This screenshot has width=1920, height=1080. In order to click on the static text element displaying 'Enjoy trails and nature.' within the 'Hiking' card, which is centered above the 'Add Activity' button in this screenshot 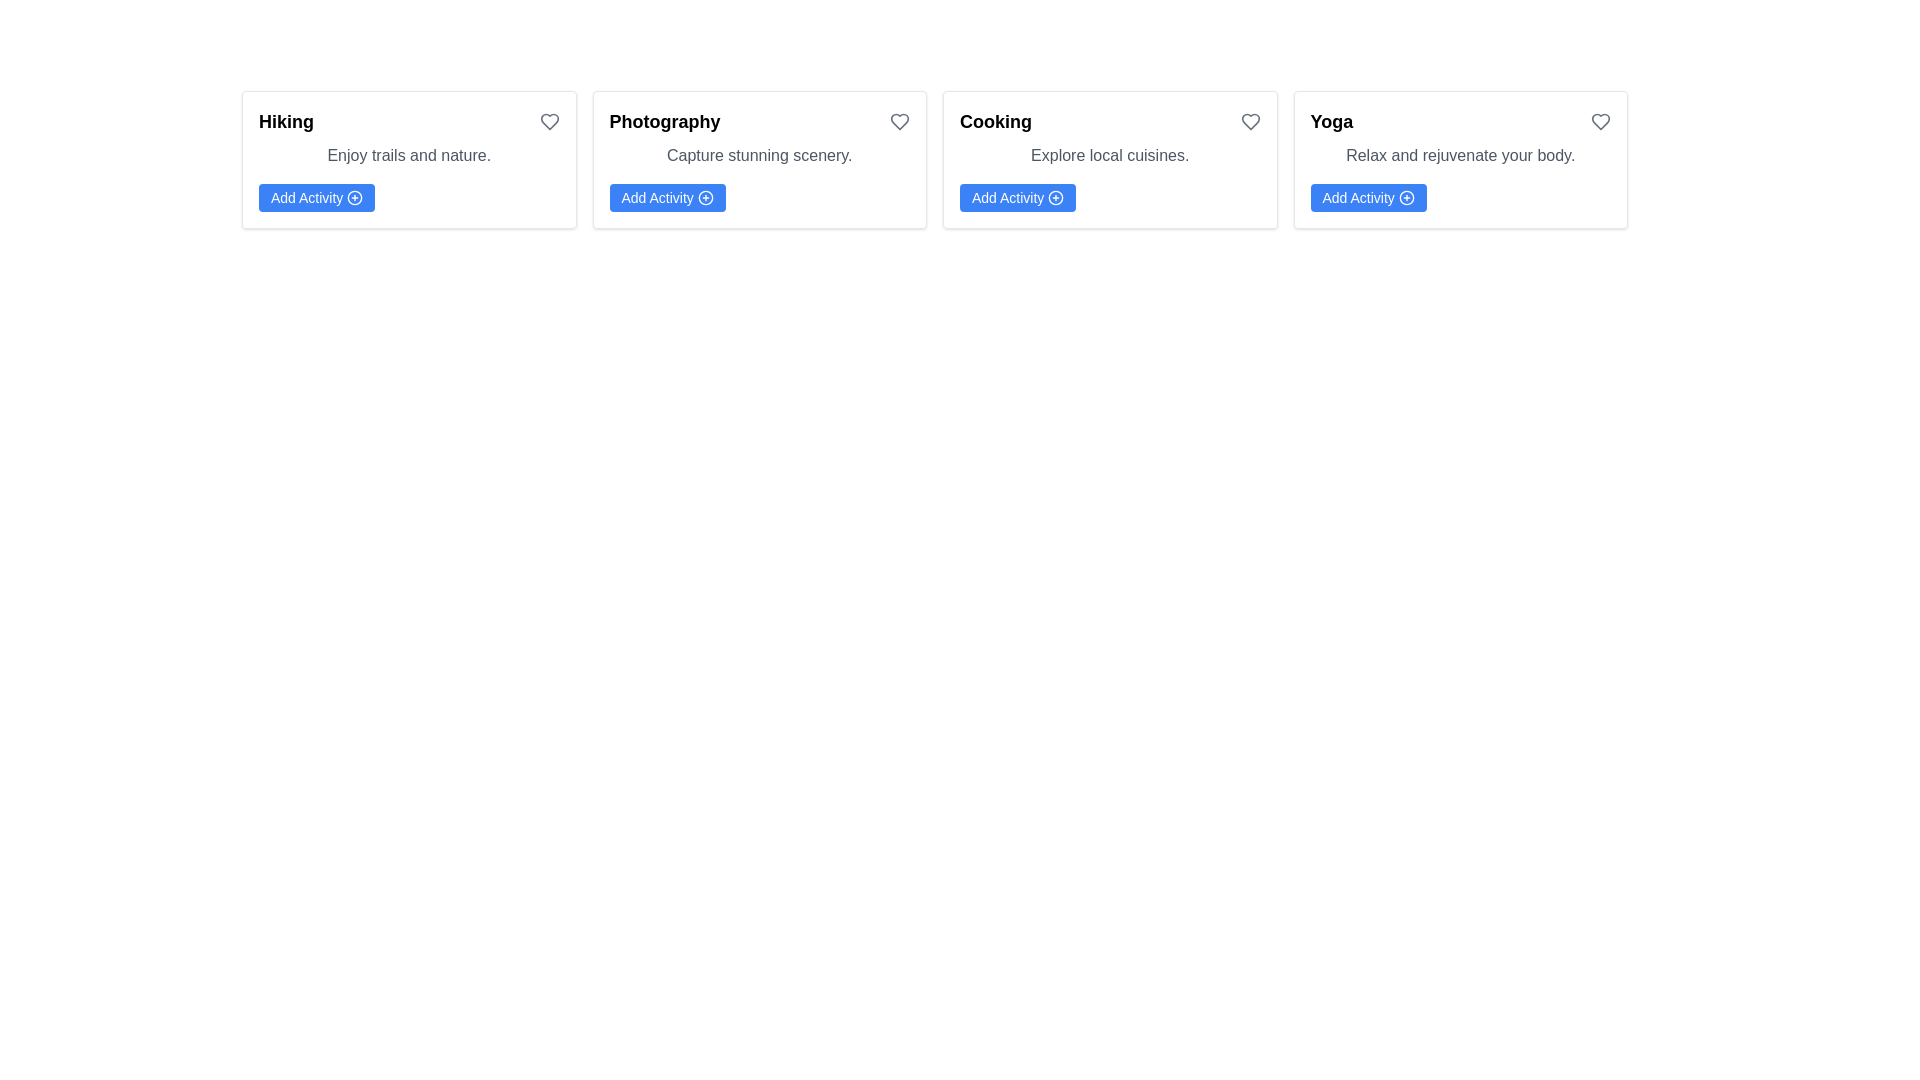, I will do `click(408, 154)`.